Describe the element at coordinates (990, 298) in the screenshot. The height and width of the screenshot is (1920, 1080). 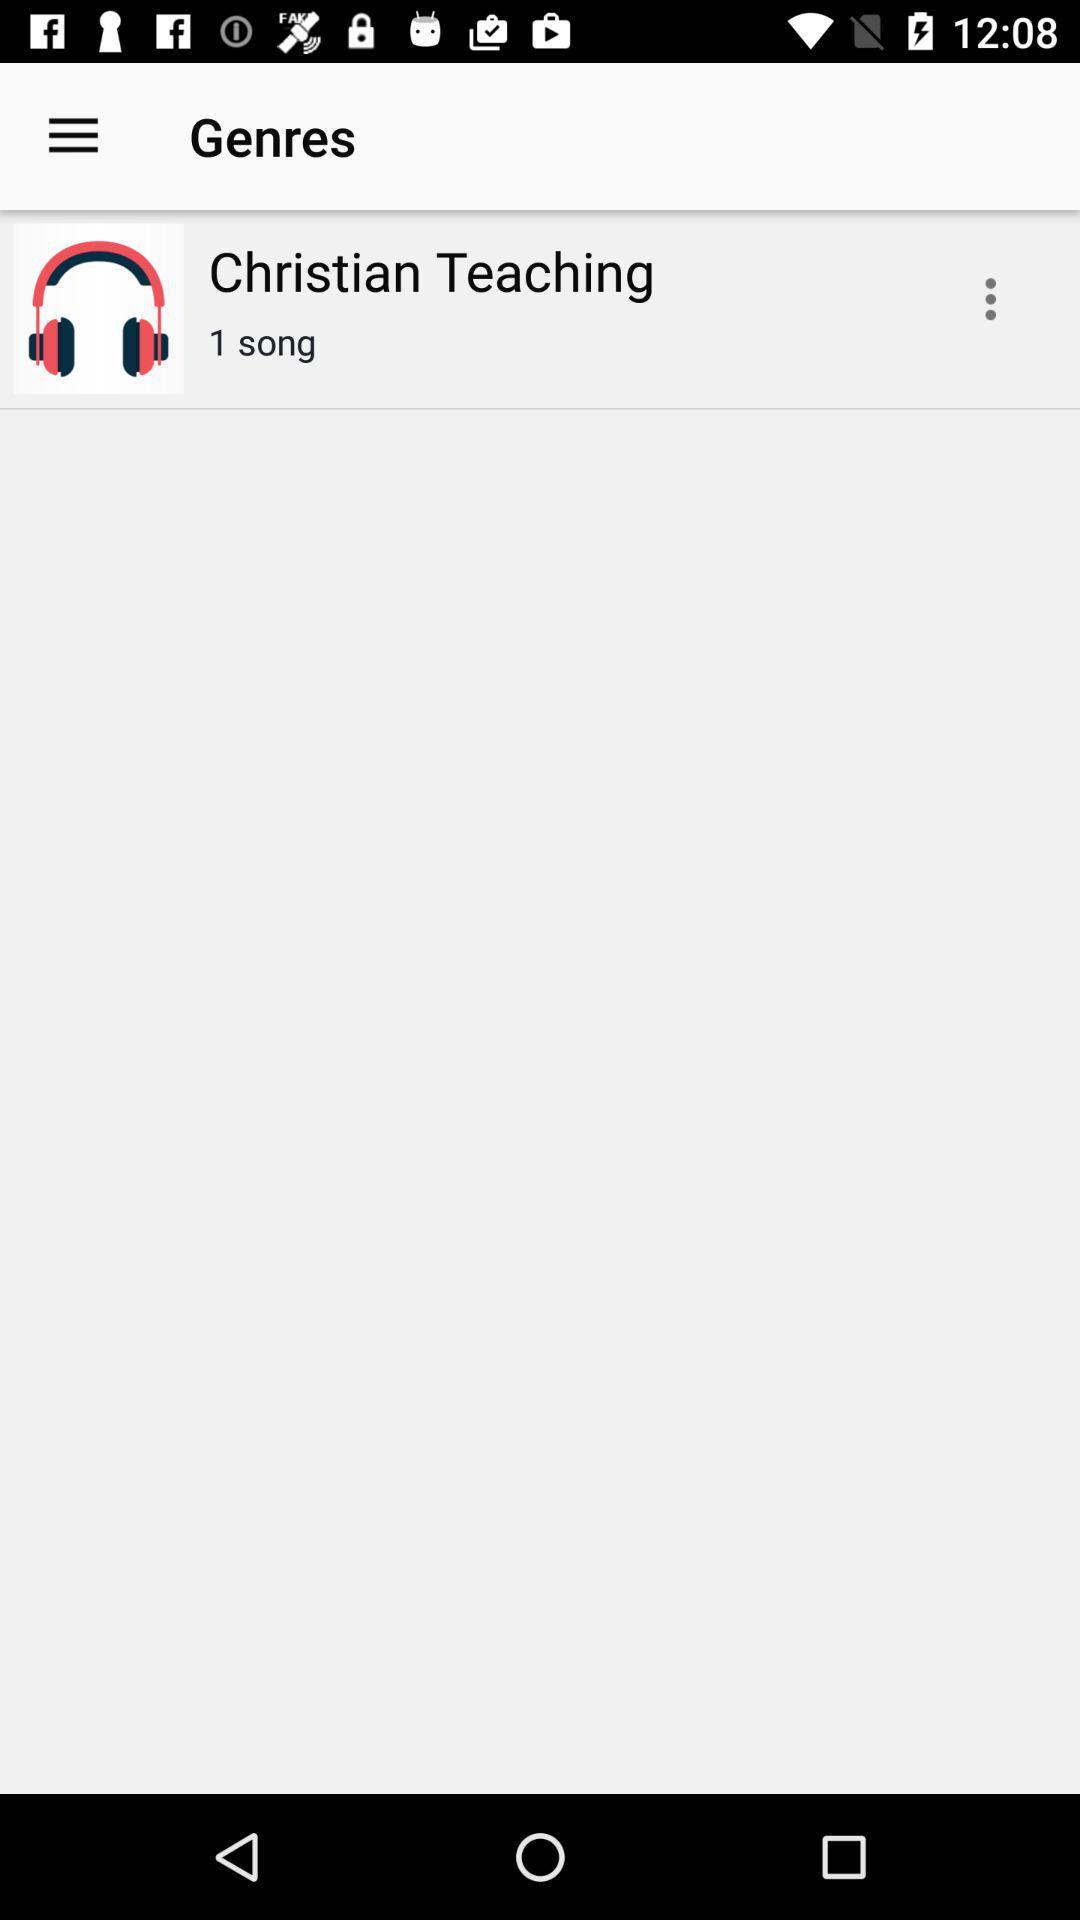
I see `the icon at the top right corner` at that location.